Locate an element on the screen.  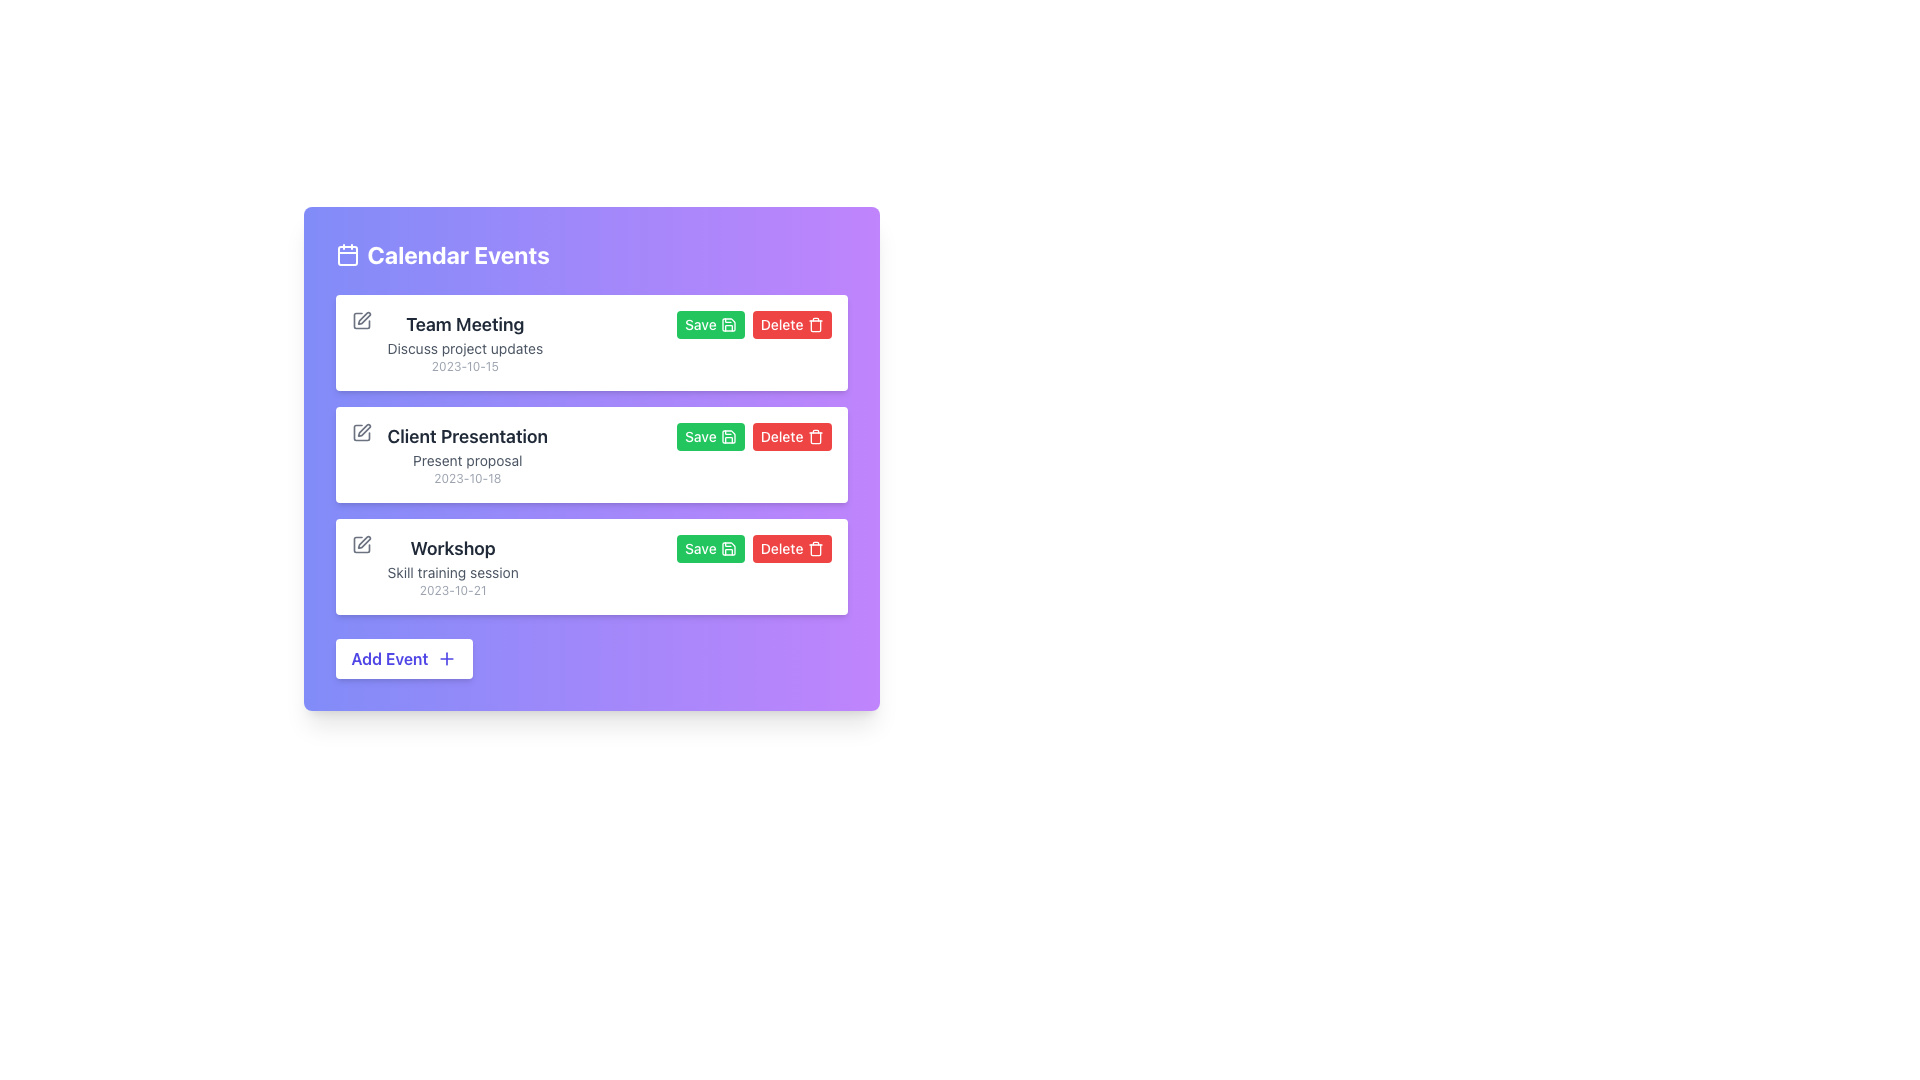
the 'Delete' button for the last event titled 'Workshop' is located at coordinates (791, 548).